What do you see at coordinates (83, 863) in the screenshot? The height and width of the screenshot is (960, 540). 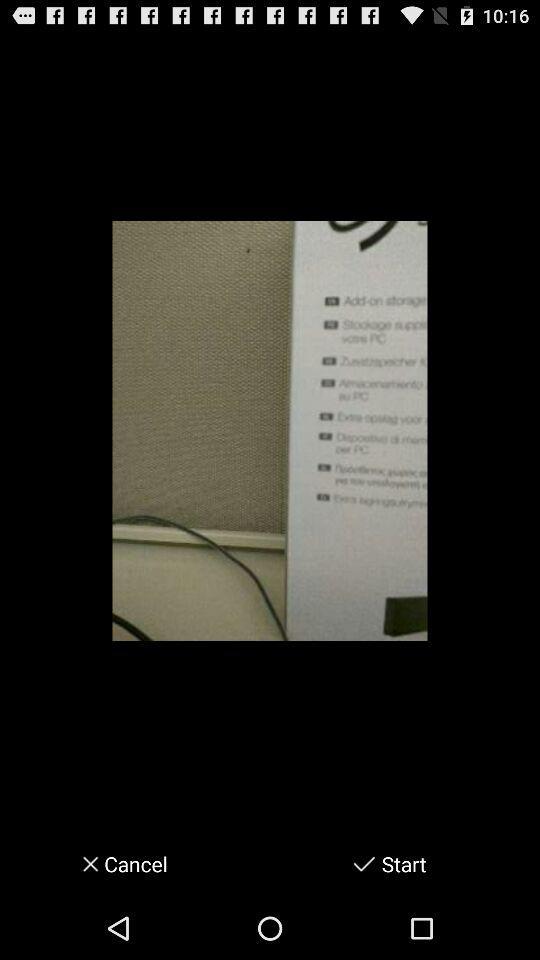 I see `cancel` at bounding box center [83, 863].